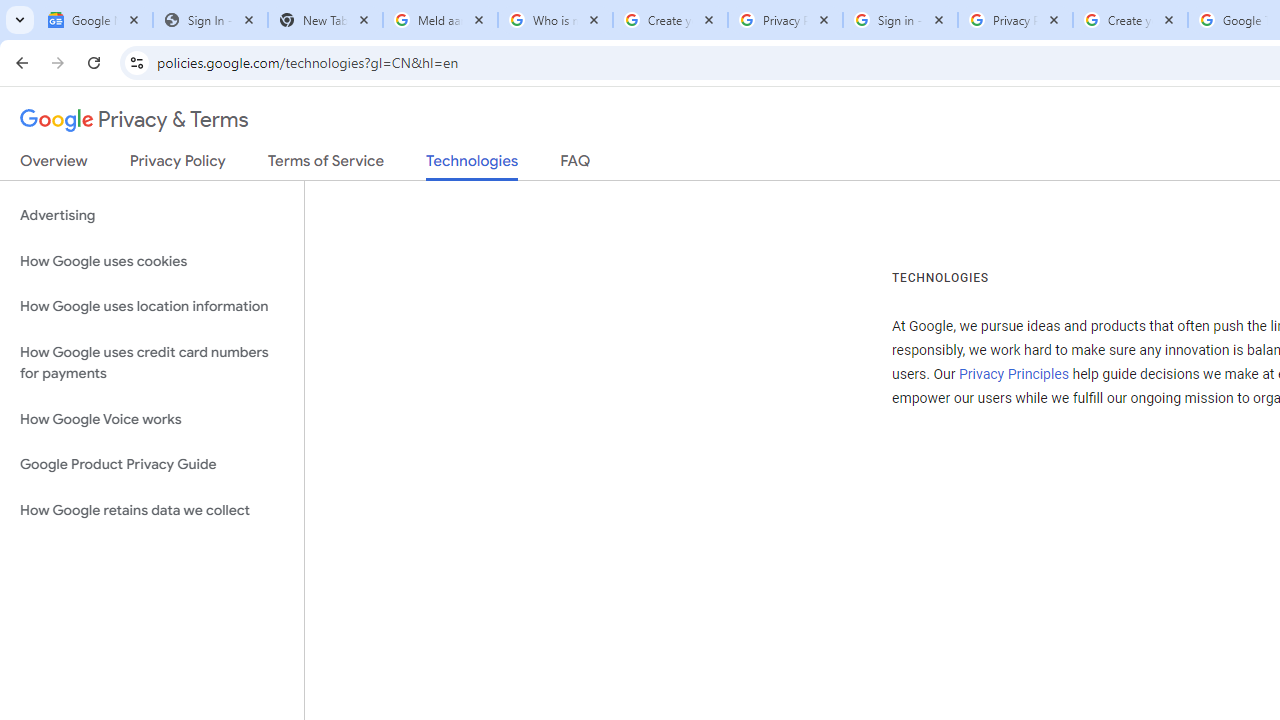 The height and width of the screenshot is (720, 1280). Describe the element at coordinates (575, 164) in the screenshot. I see `'FAQ'` at that location.